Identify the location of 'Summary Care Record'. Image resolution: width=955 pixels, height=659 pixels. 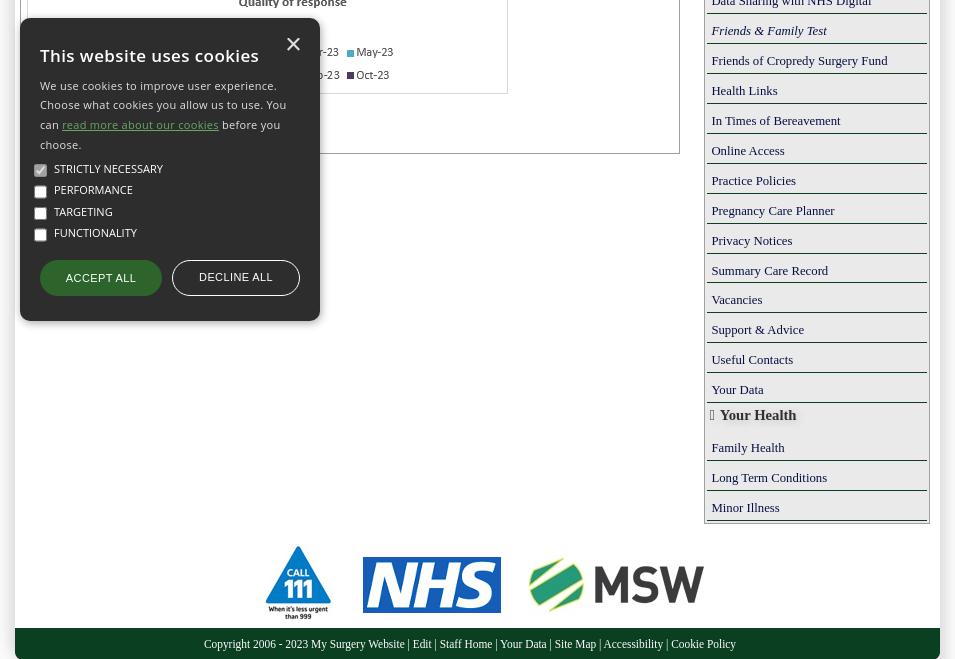
(709, 269).